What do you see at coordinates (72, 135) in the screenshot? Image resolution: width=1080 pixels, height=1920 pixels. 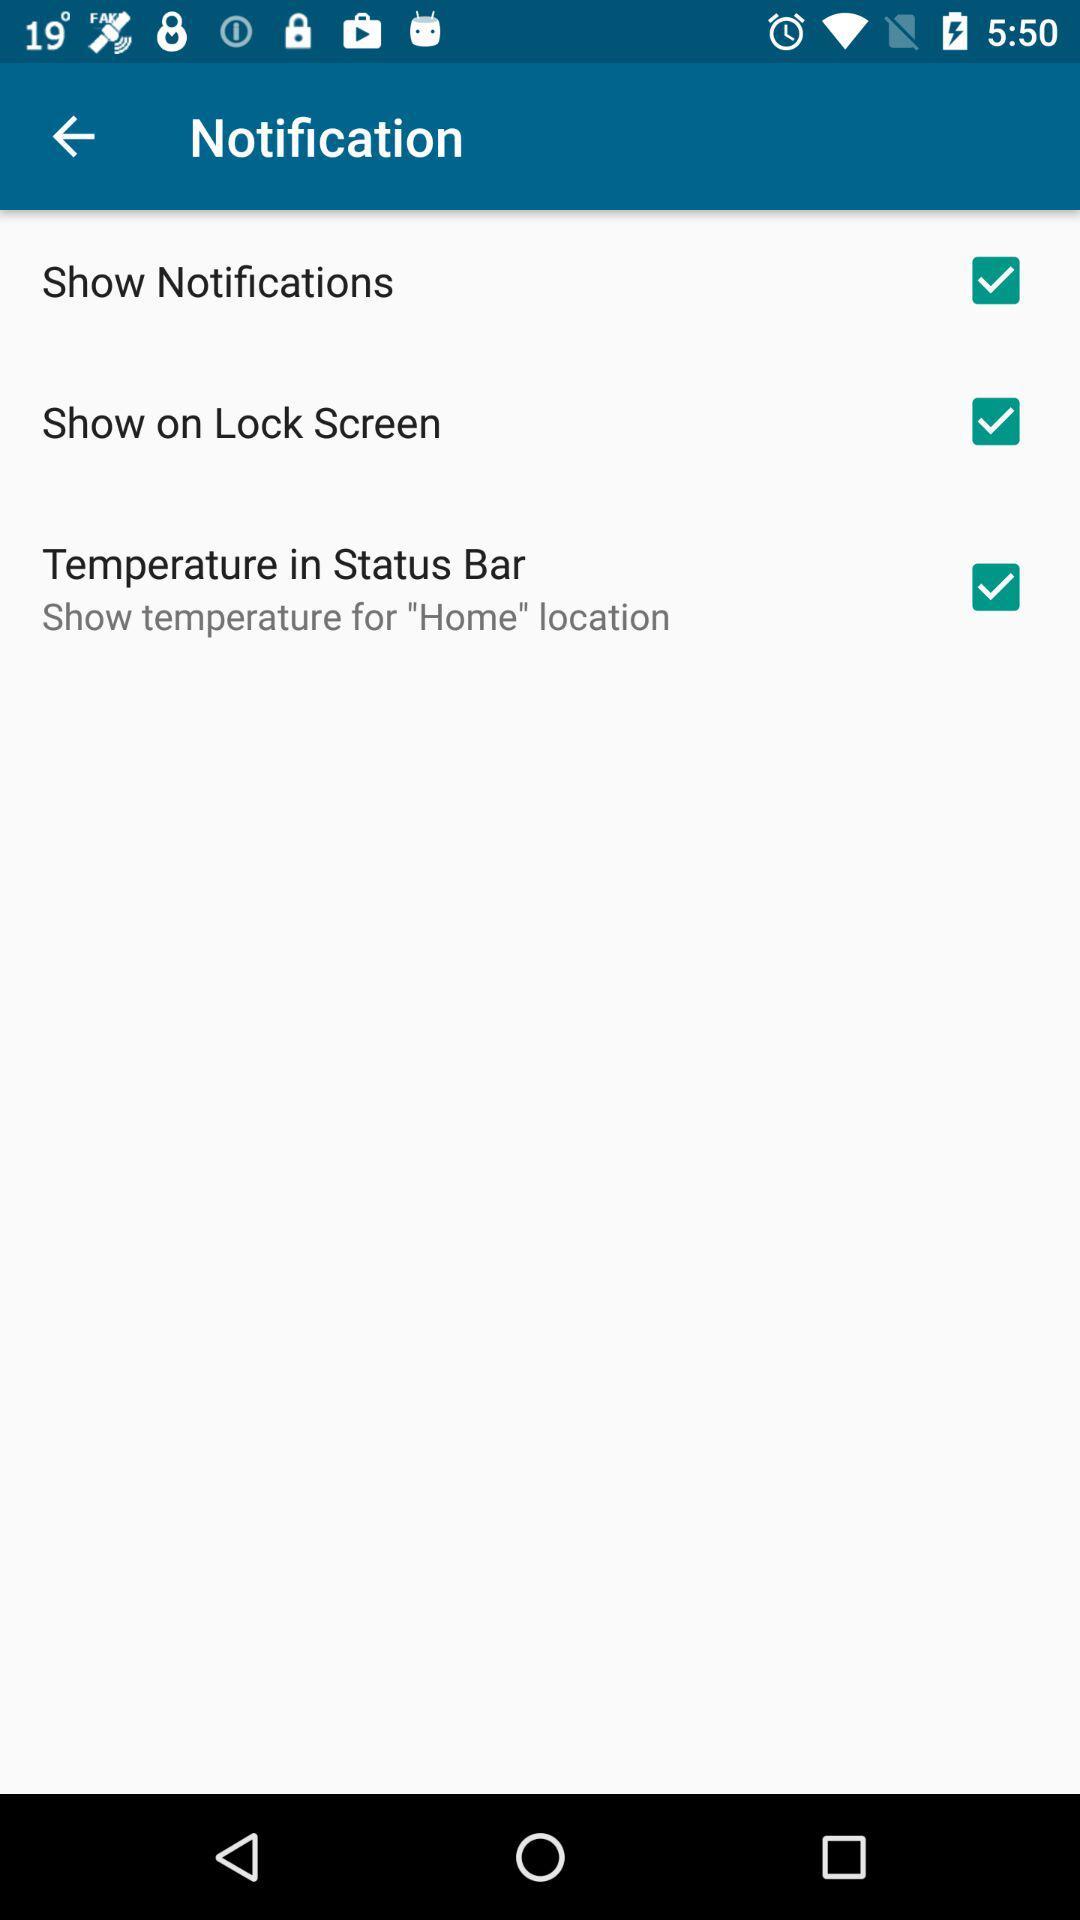 I see `item above show notifications` at bounding box center [72, 135].